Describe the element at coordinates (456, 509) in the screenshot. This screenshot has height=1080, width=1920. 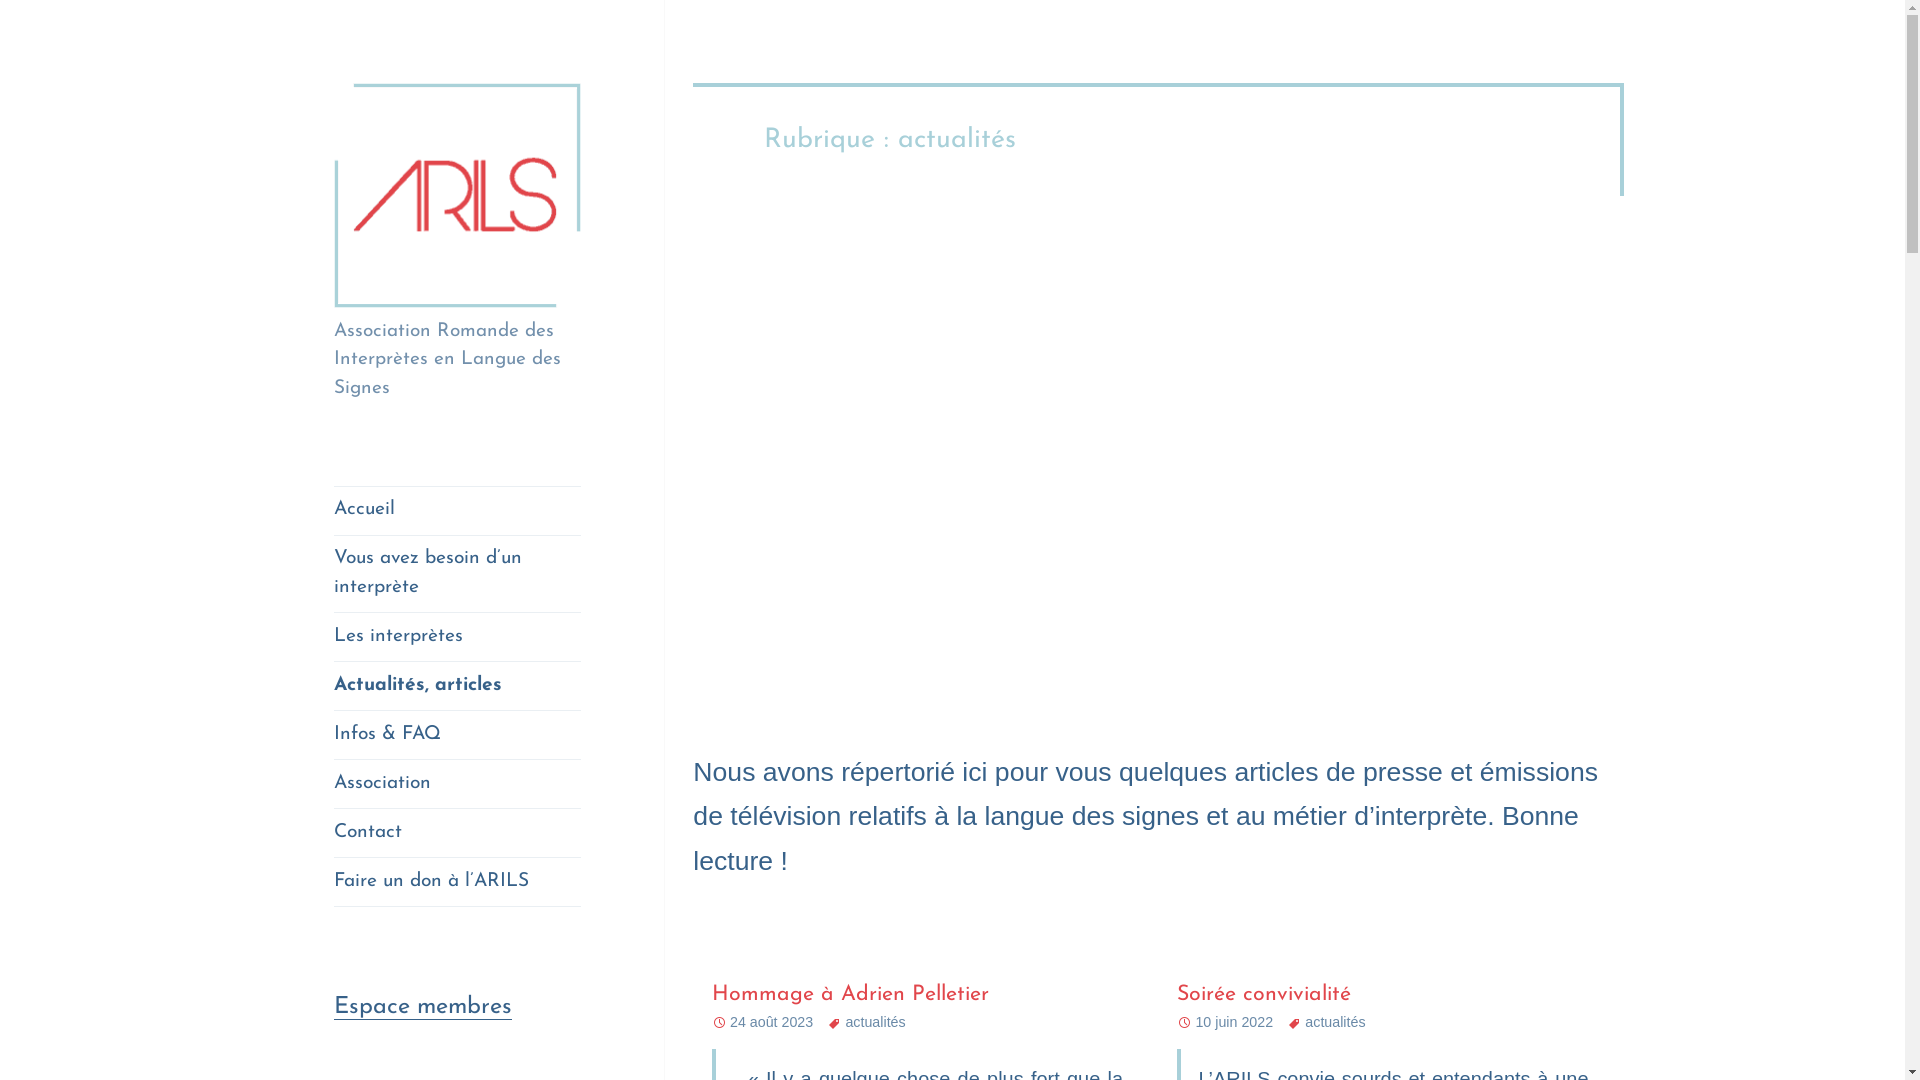
I see `'Accueil'` at that location.